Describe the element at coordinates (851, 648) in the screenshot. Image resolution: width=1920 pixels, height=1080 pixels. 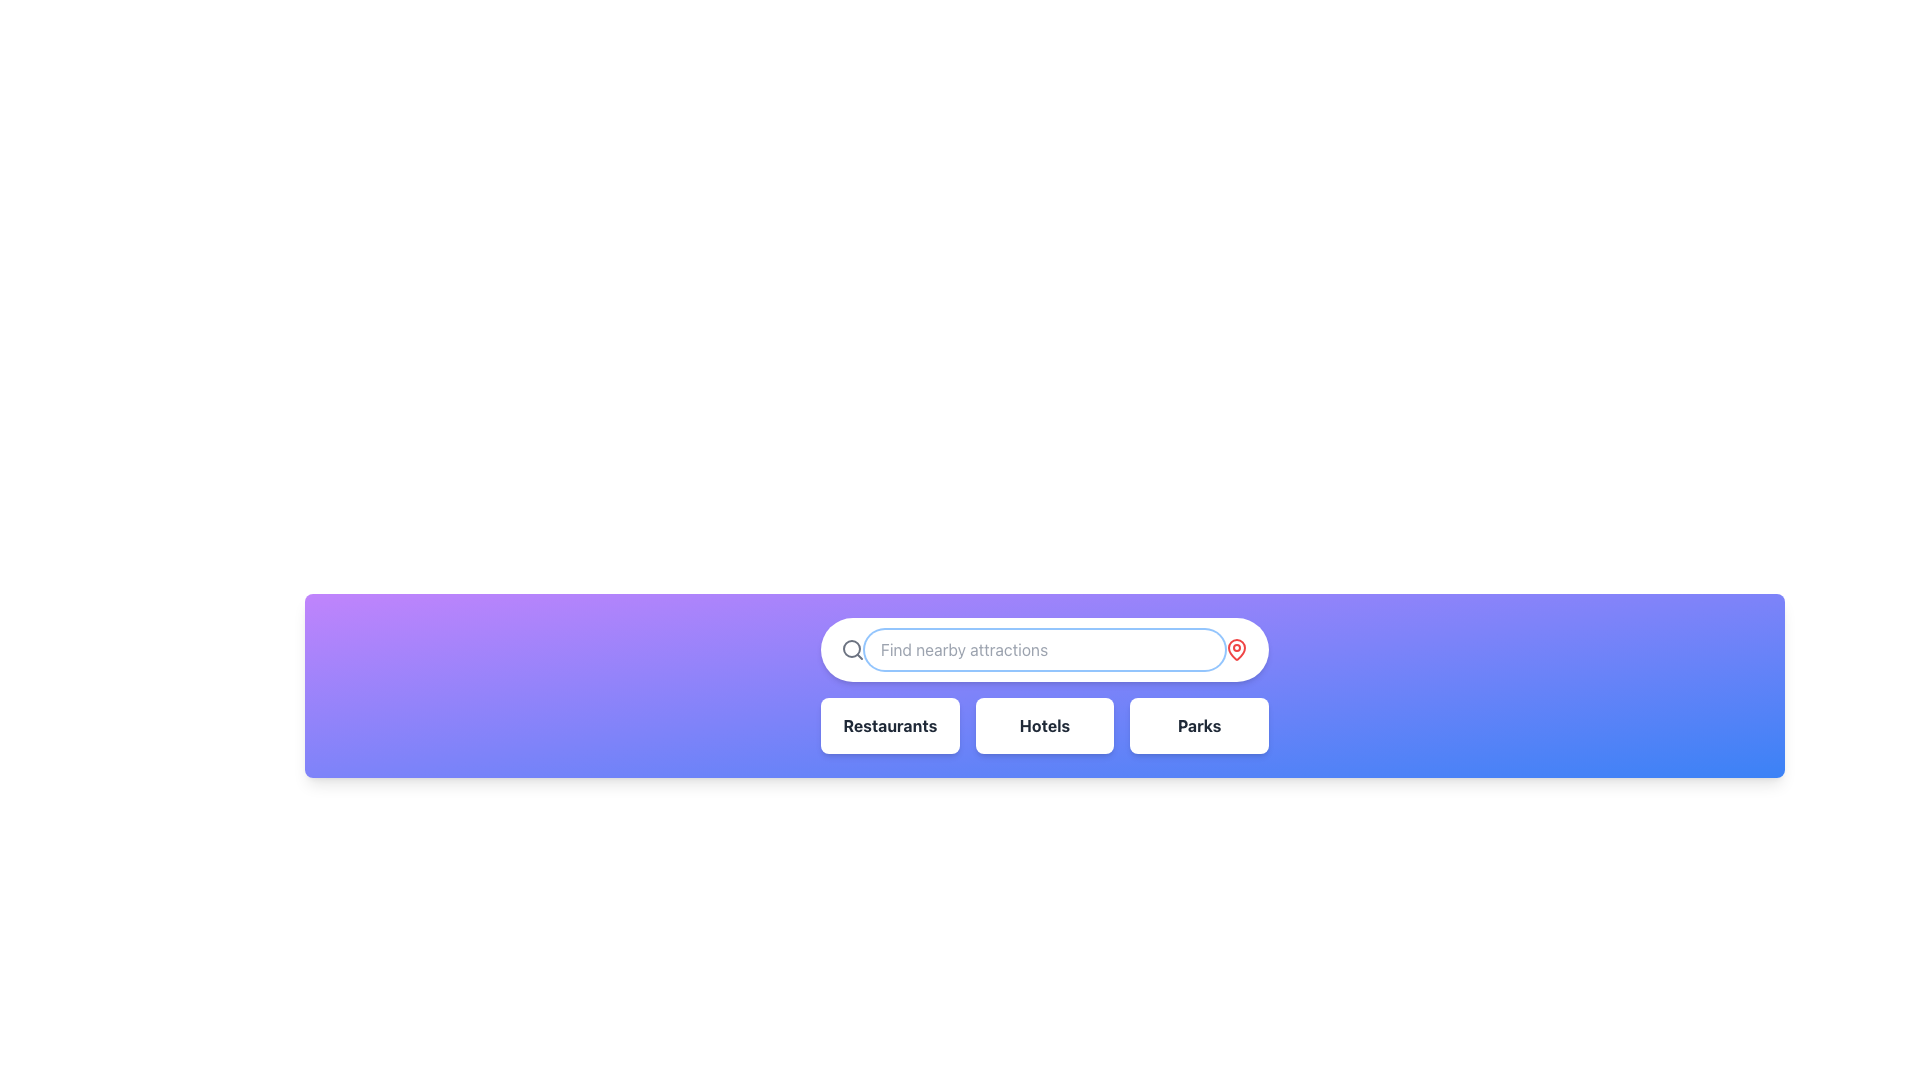
I see `the circular graphical icon of the search icon located on the left side of the 'Find nearby attractions' input field` at that location.